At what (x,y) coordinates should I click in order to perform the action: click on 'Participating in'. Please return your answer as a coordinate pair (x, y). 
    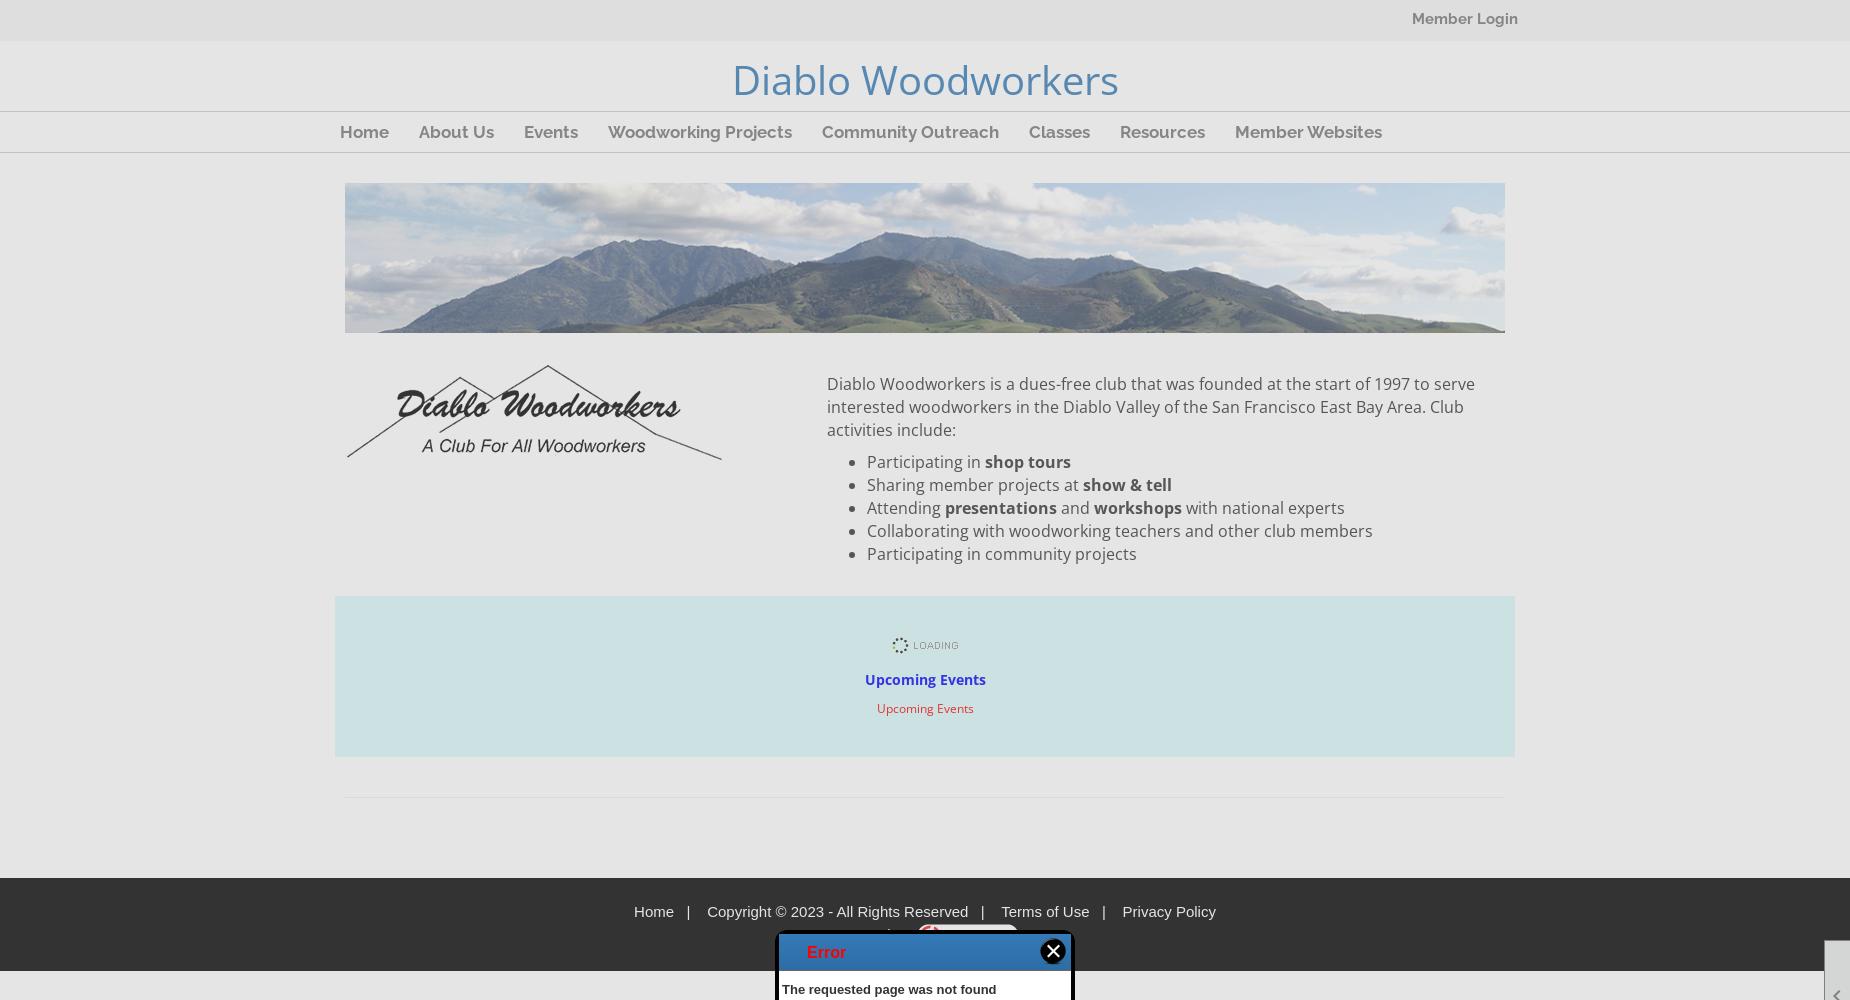
    Looking at the image, I should click on (925, 461).